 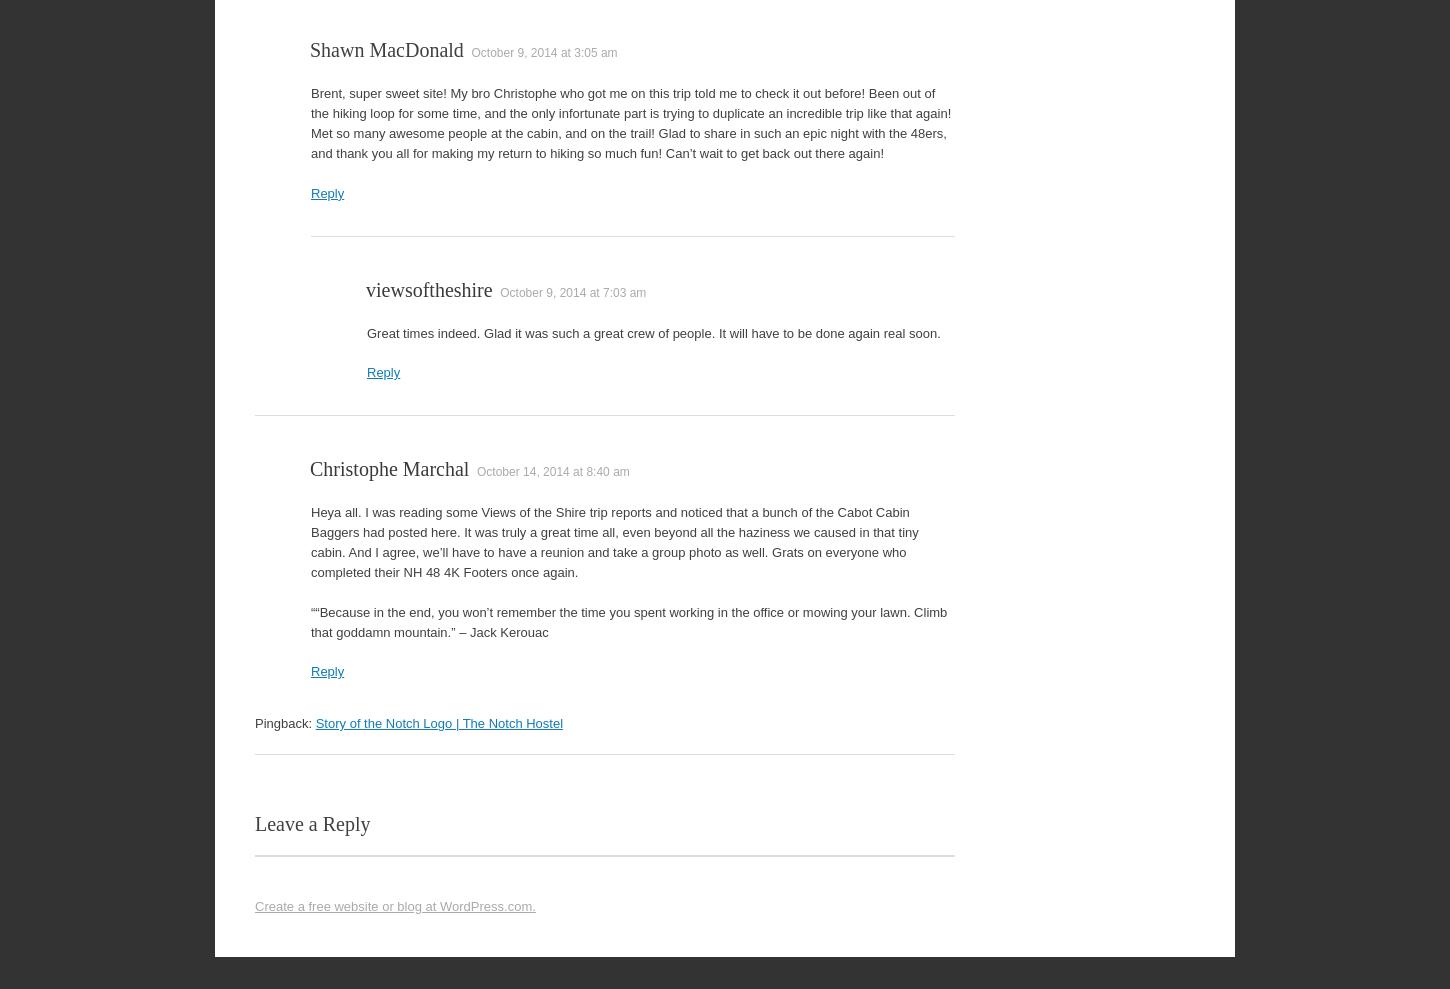 I want to click on 'October 9, 2014 at 3:05 am', so click(x=544, y=52).